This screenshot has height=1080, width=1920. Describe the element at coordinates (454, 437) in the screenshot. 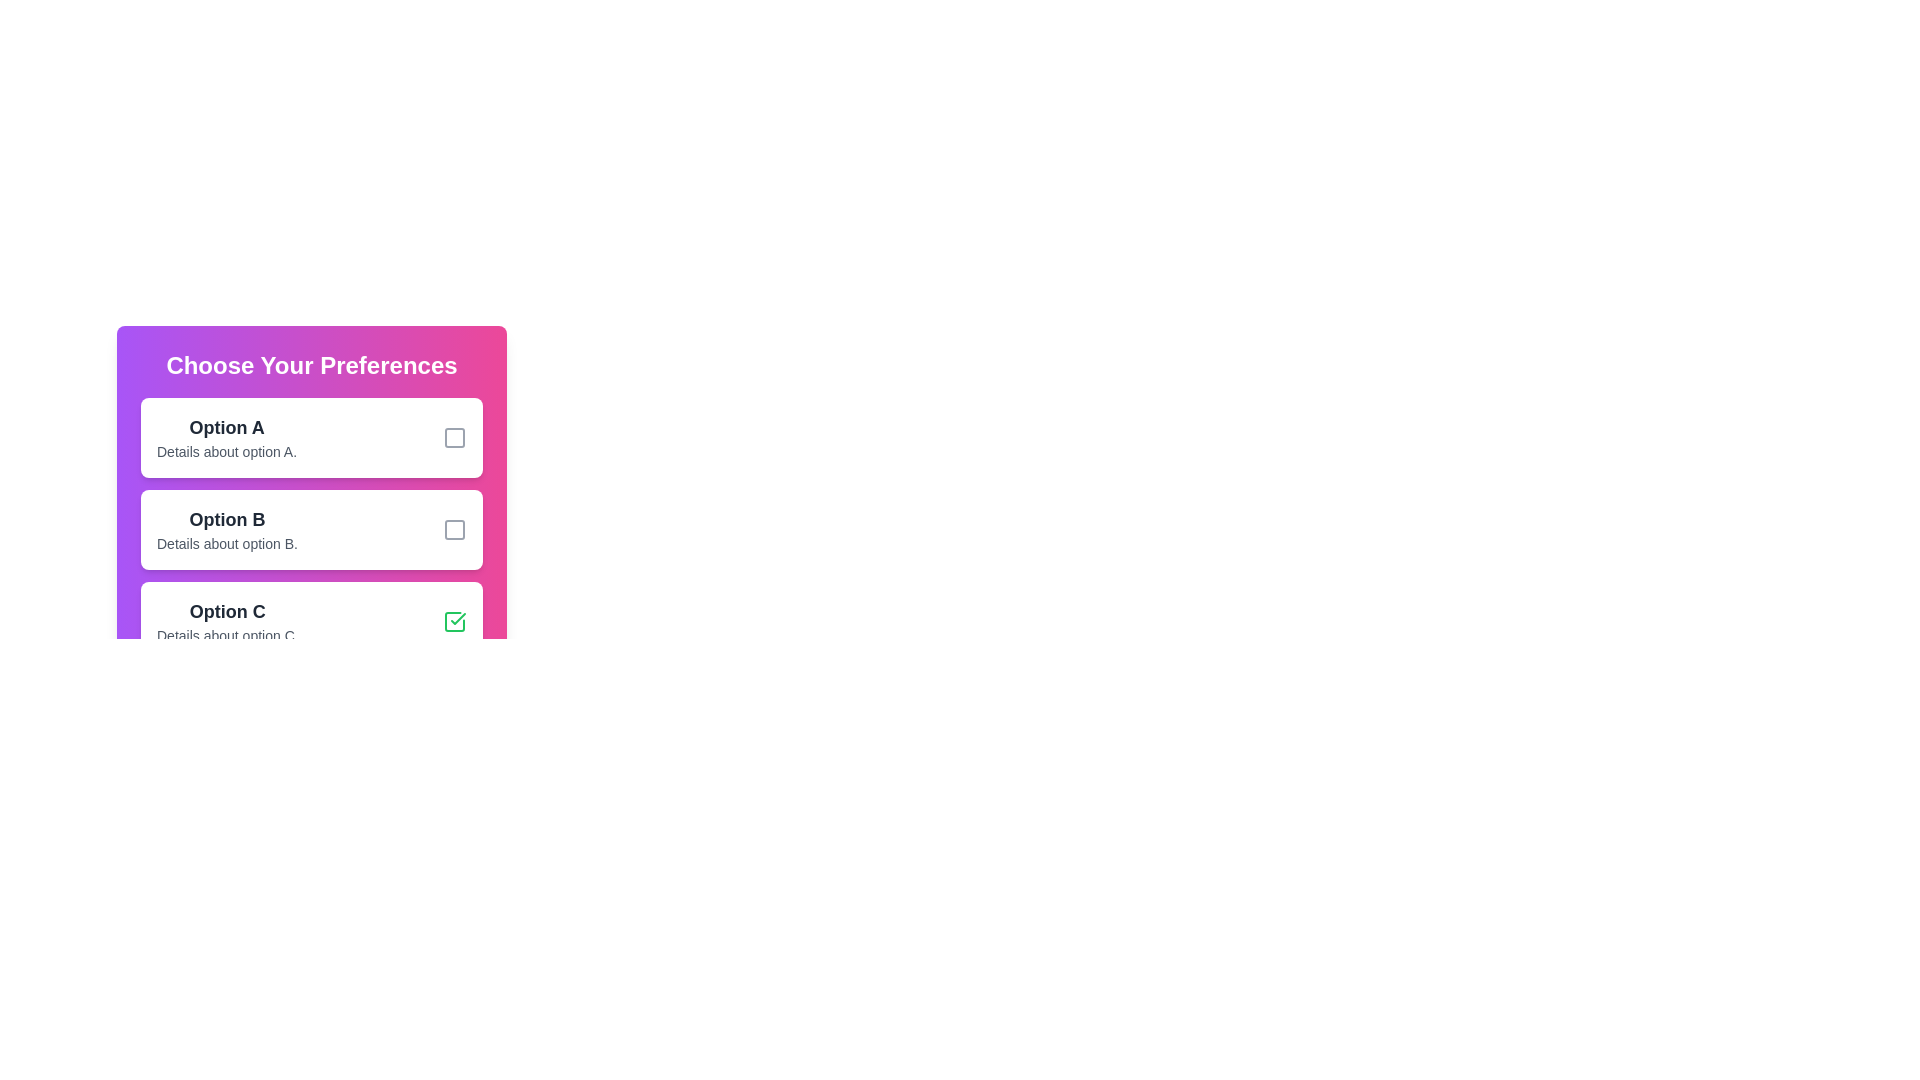

I see `the inactive checkbox icon located to the right of the text 'Option A' for visual feedback` at that location.